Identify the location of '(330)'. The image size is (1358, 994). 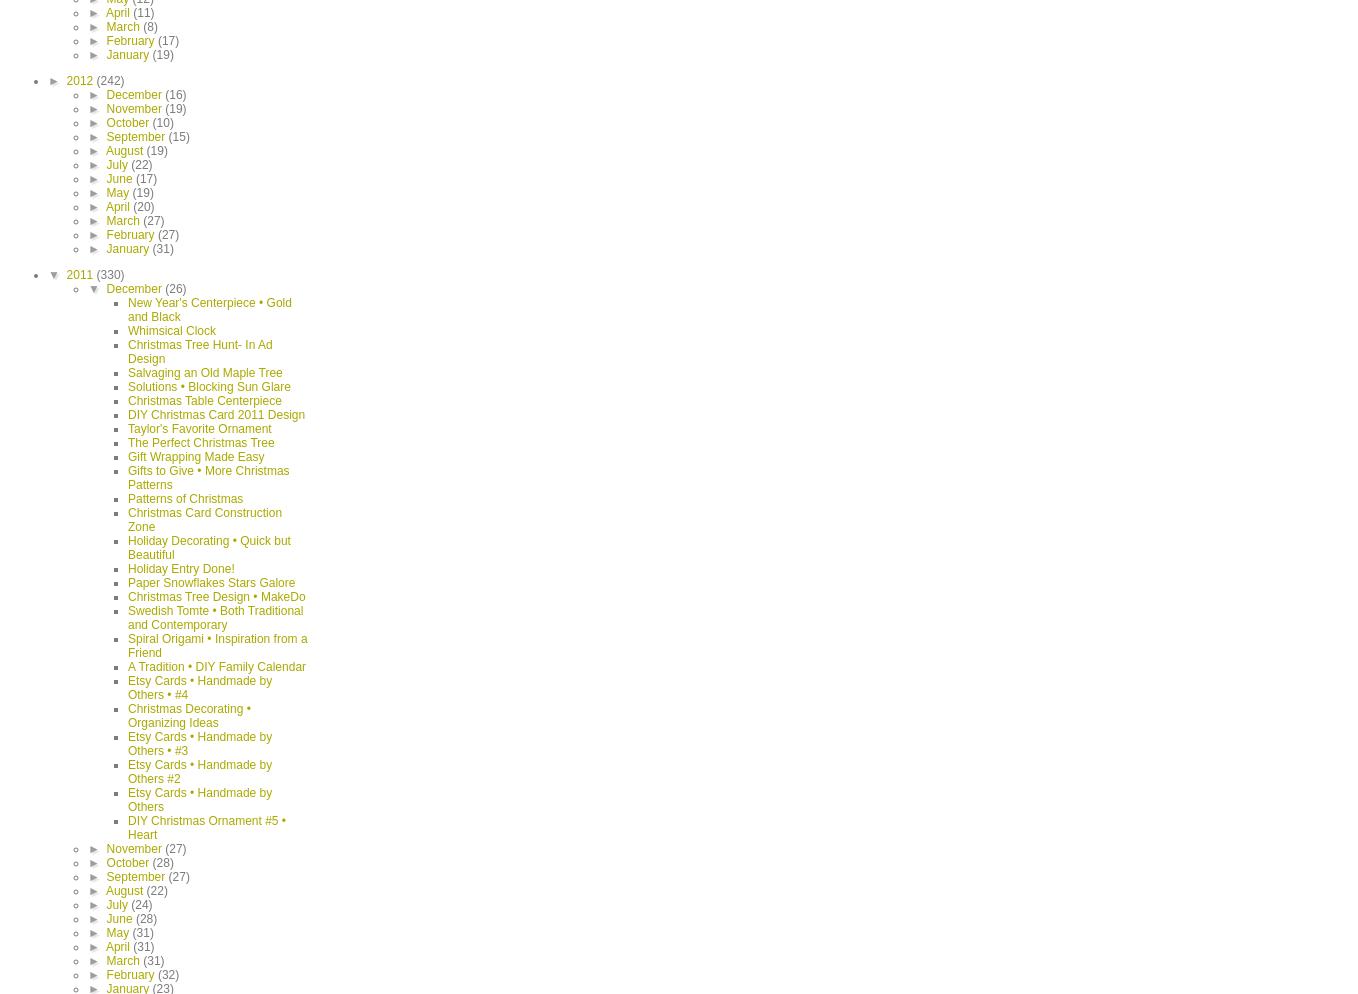
(108, 273).